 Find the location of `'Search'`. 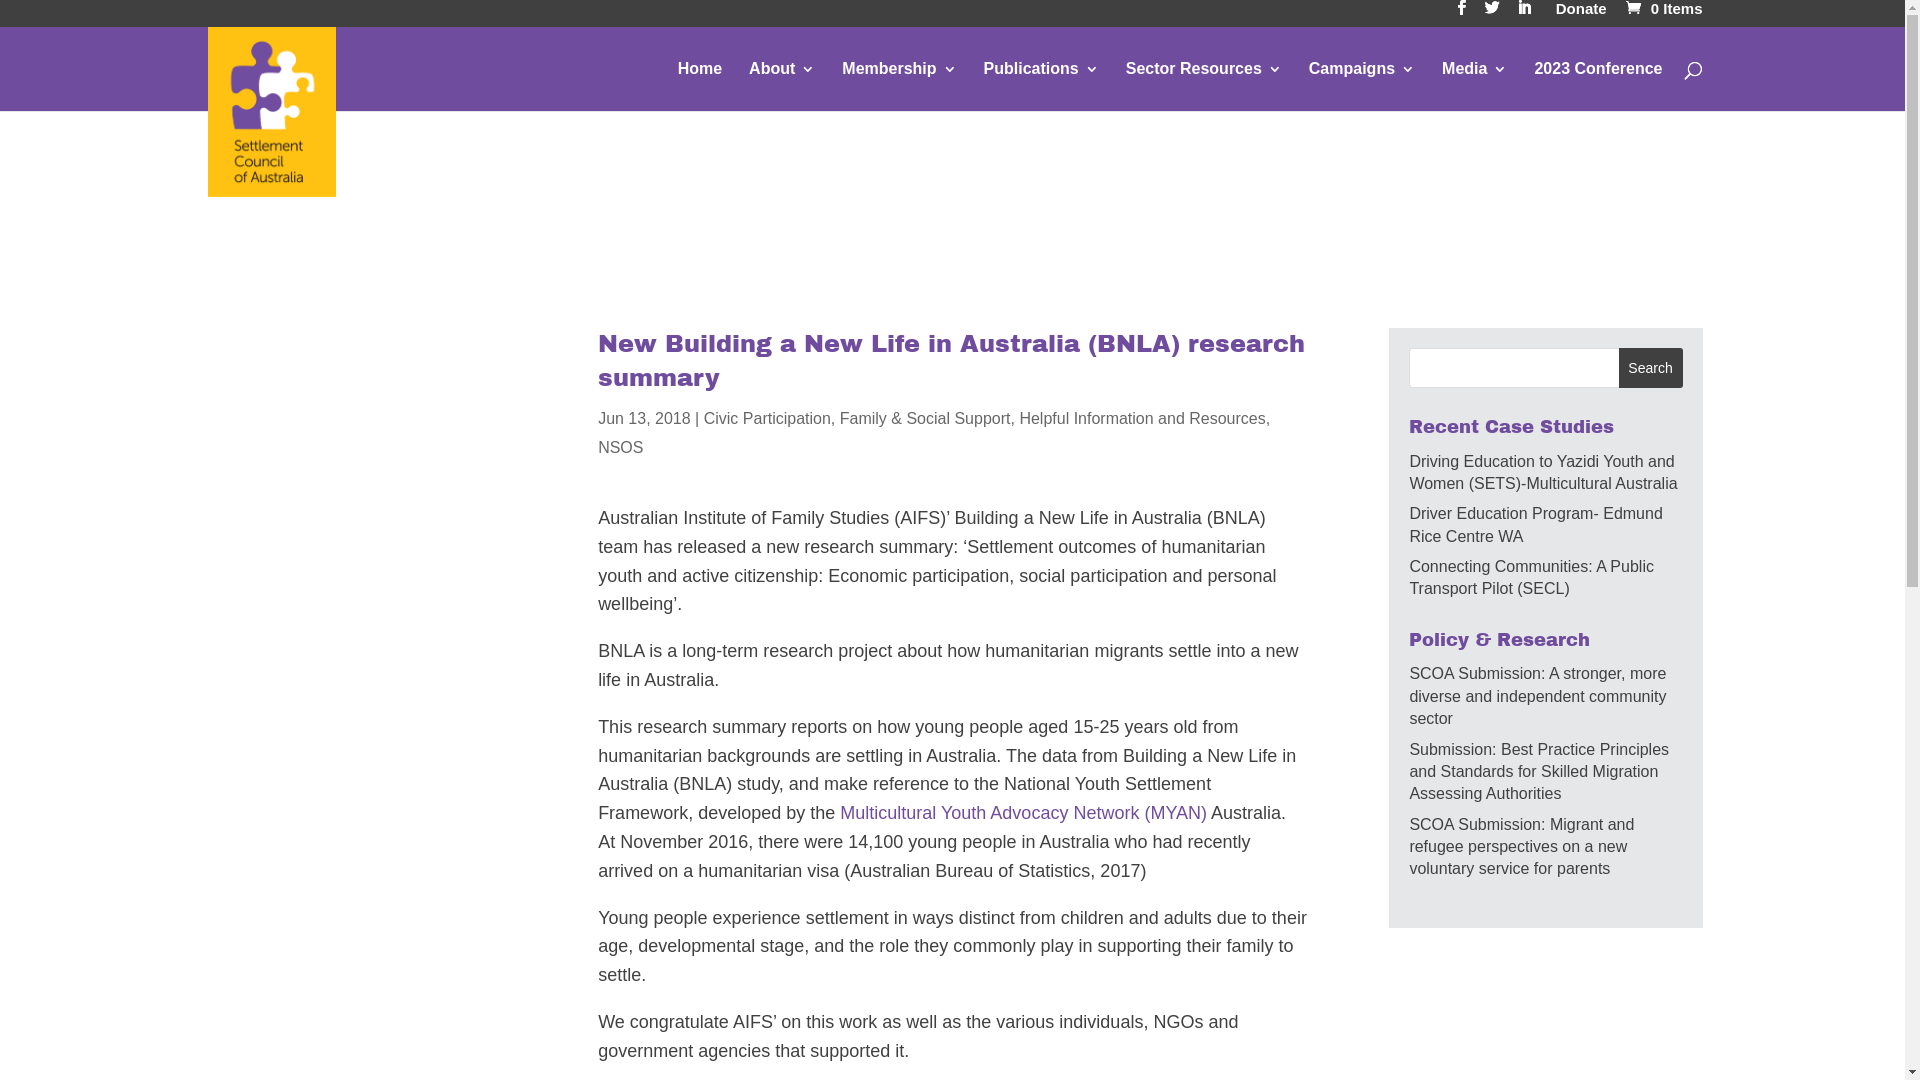

'Search' is located at coordinates (1651, 367).